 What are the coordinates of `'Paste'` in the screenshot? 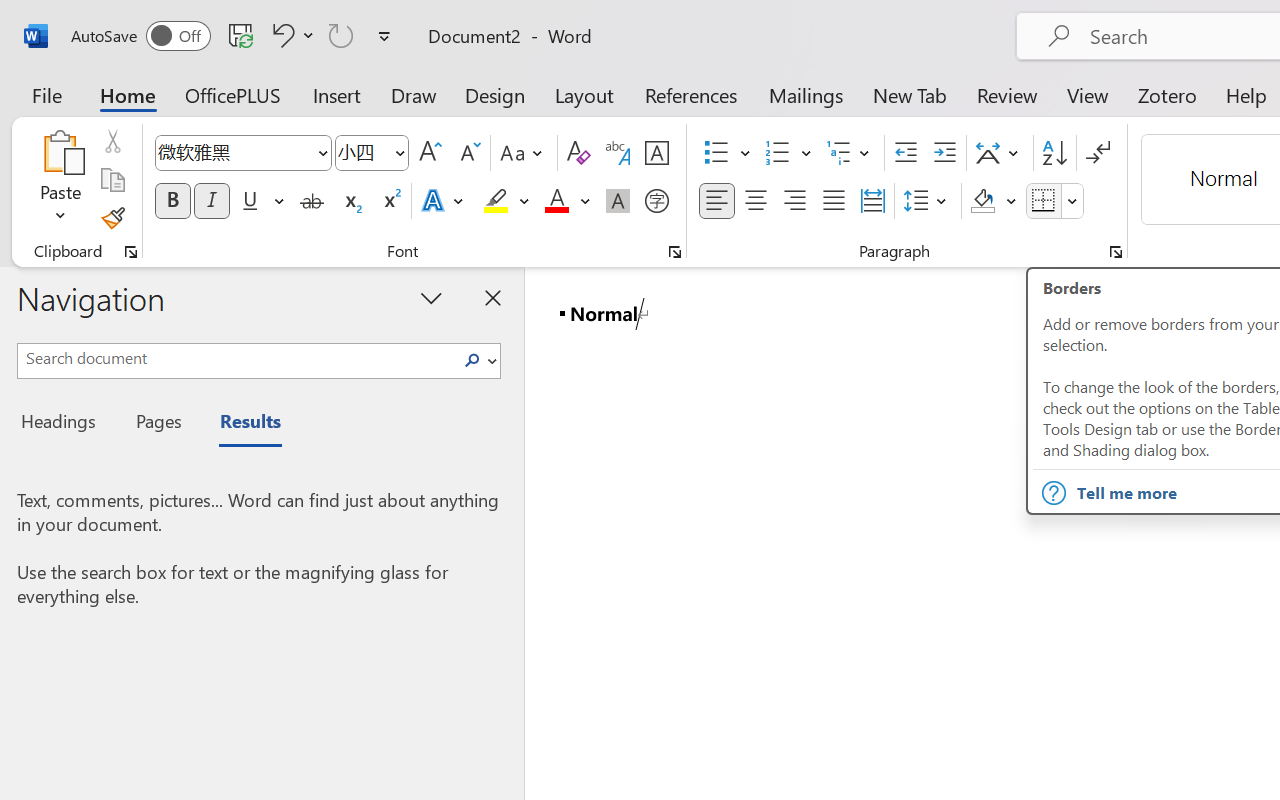 It's located at (60, 151).